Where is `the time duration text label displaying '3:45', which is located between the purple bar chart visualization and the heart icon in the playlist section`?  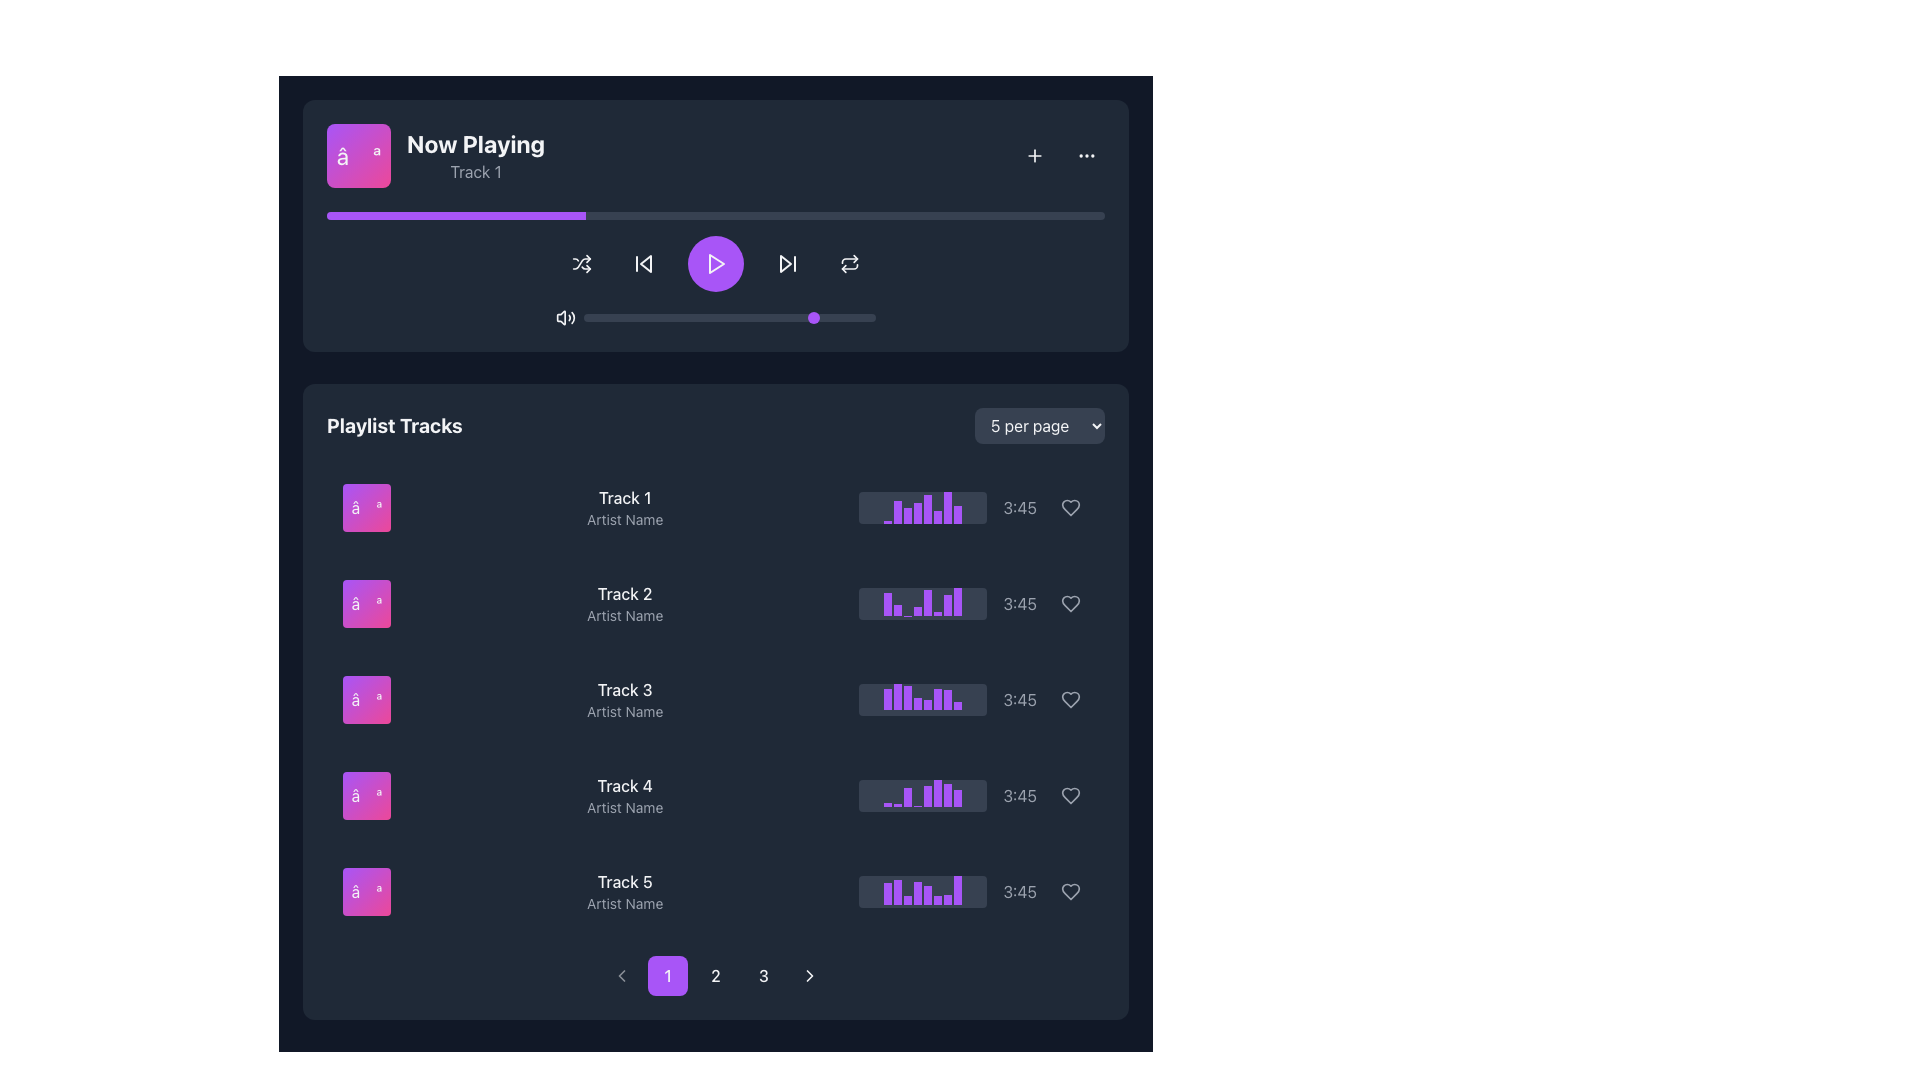 the time duration text label displaying '3:45', which is located between the purple bar chart visualization and the heart icon in the playlist section is located at coordinates (1020, 507).